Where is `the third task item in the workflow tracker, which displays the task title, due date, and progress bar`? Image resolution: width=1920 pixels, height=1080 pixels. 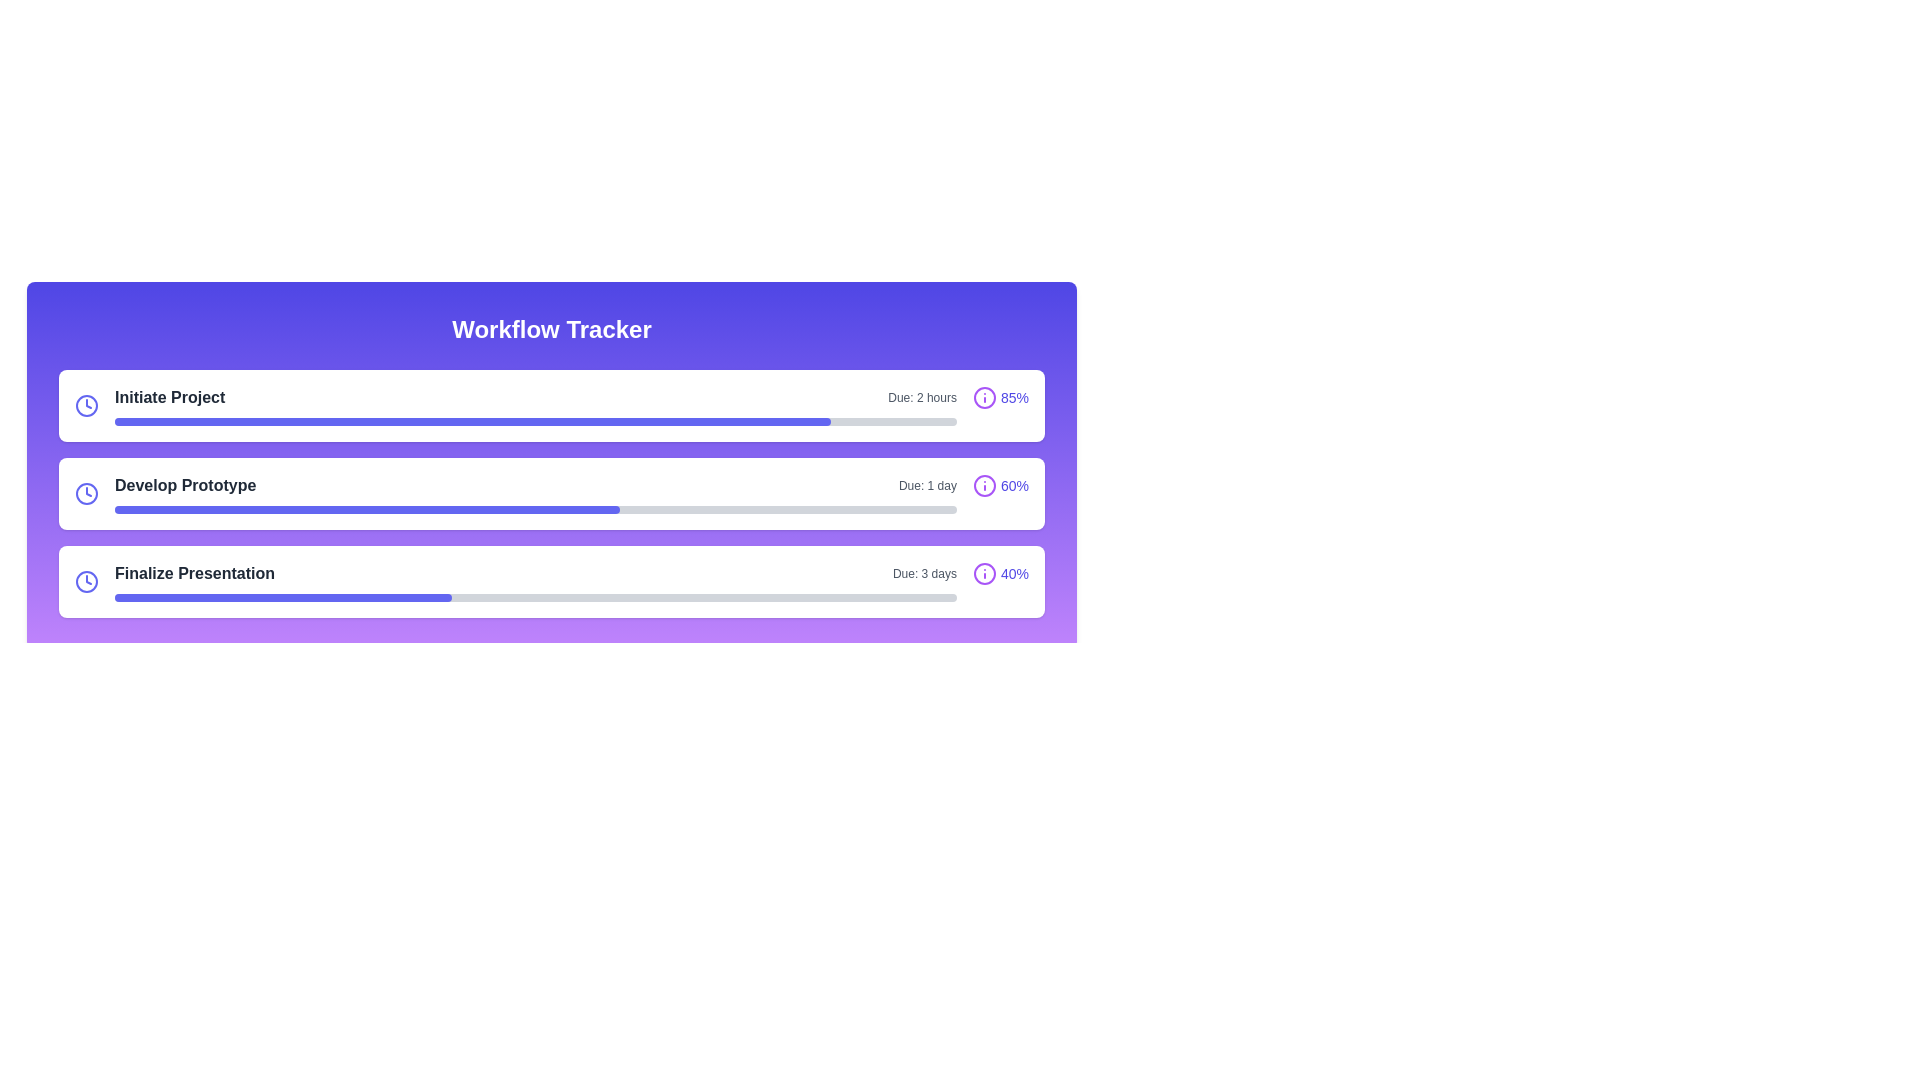
the third task item in the workflow tracker, which displays the task title, due date, and progress bar is located at coordinates (536, 582).